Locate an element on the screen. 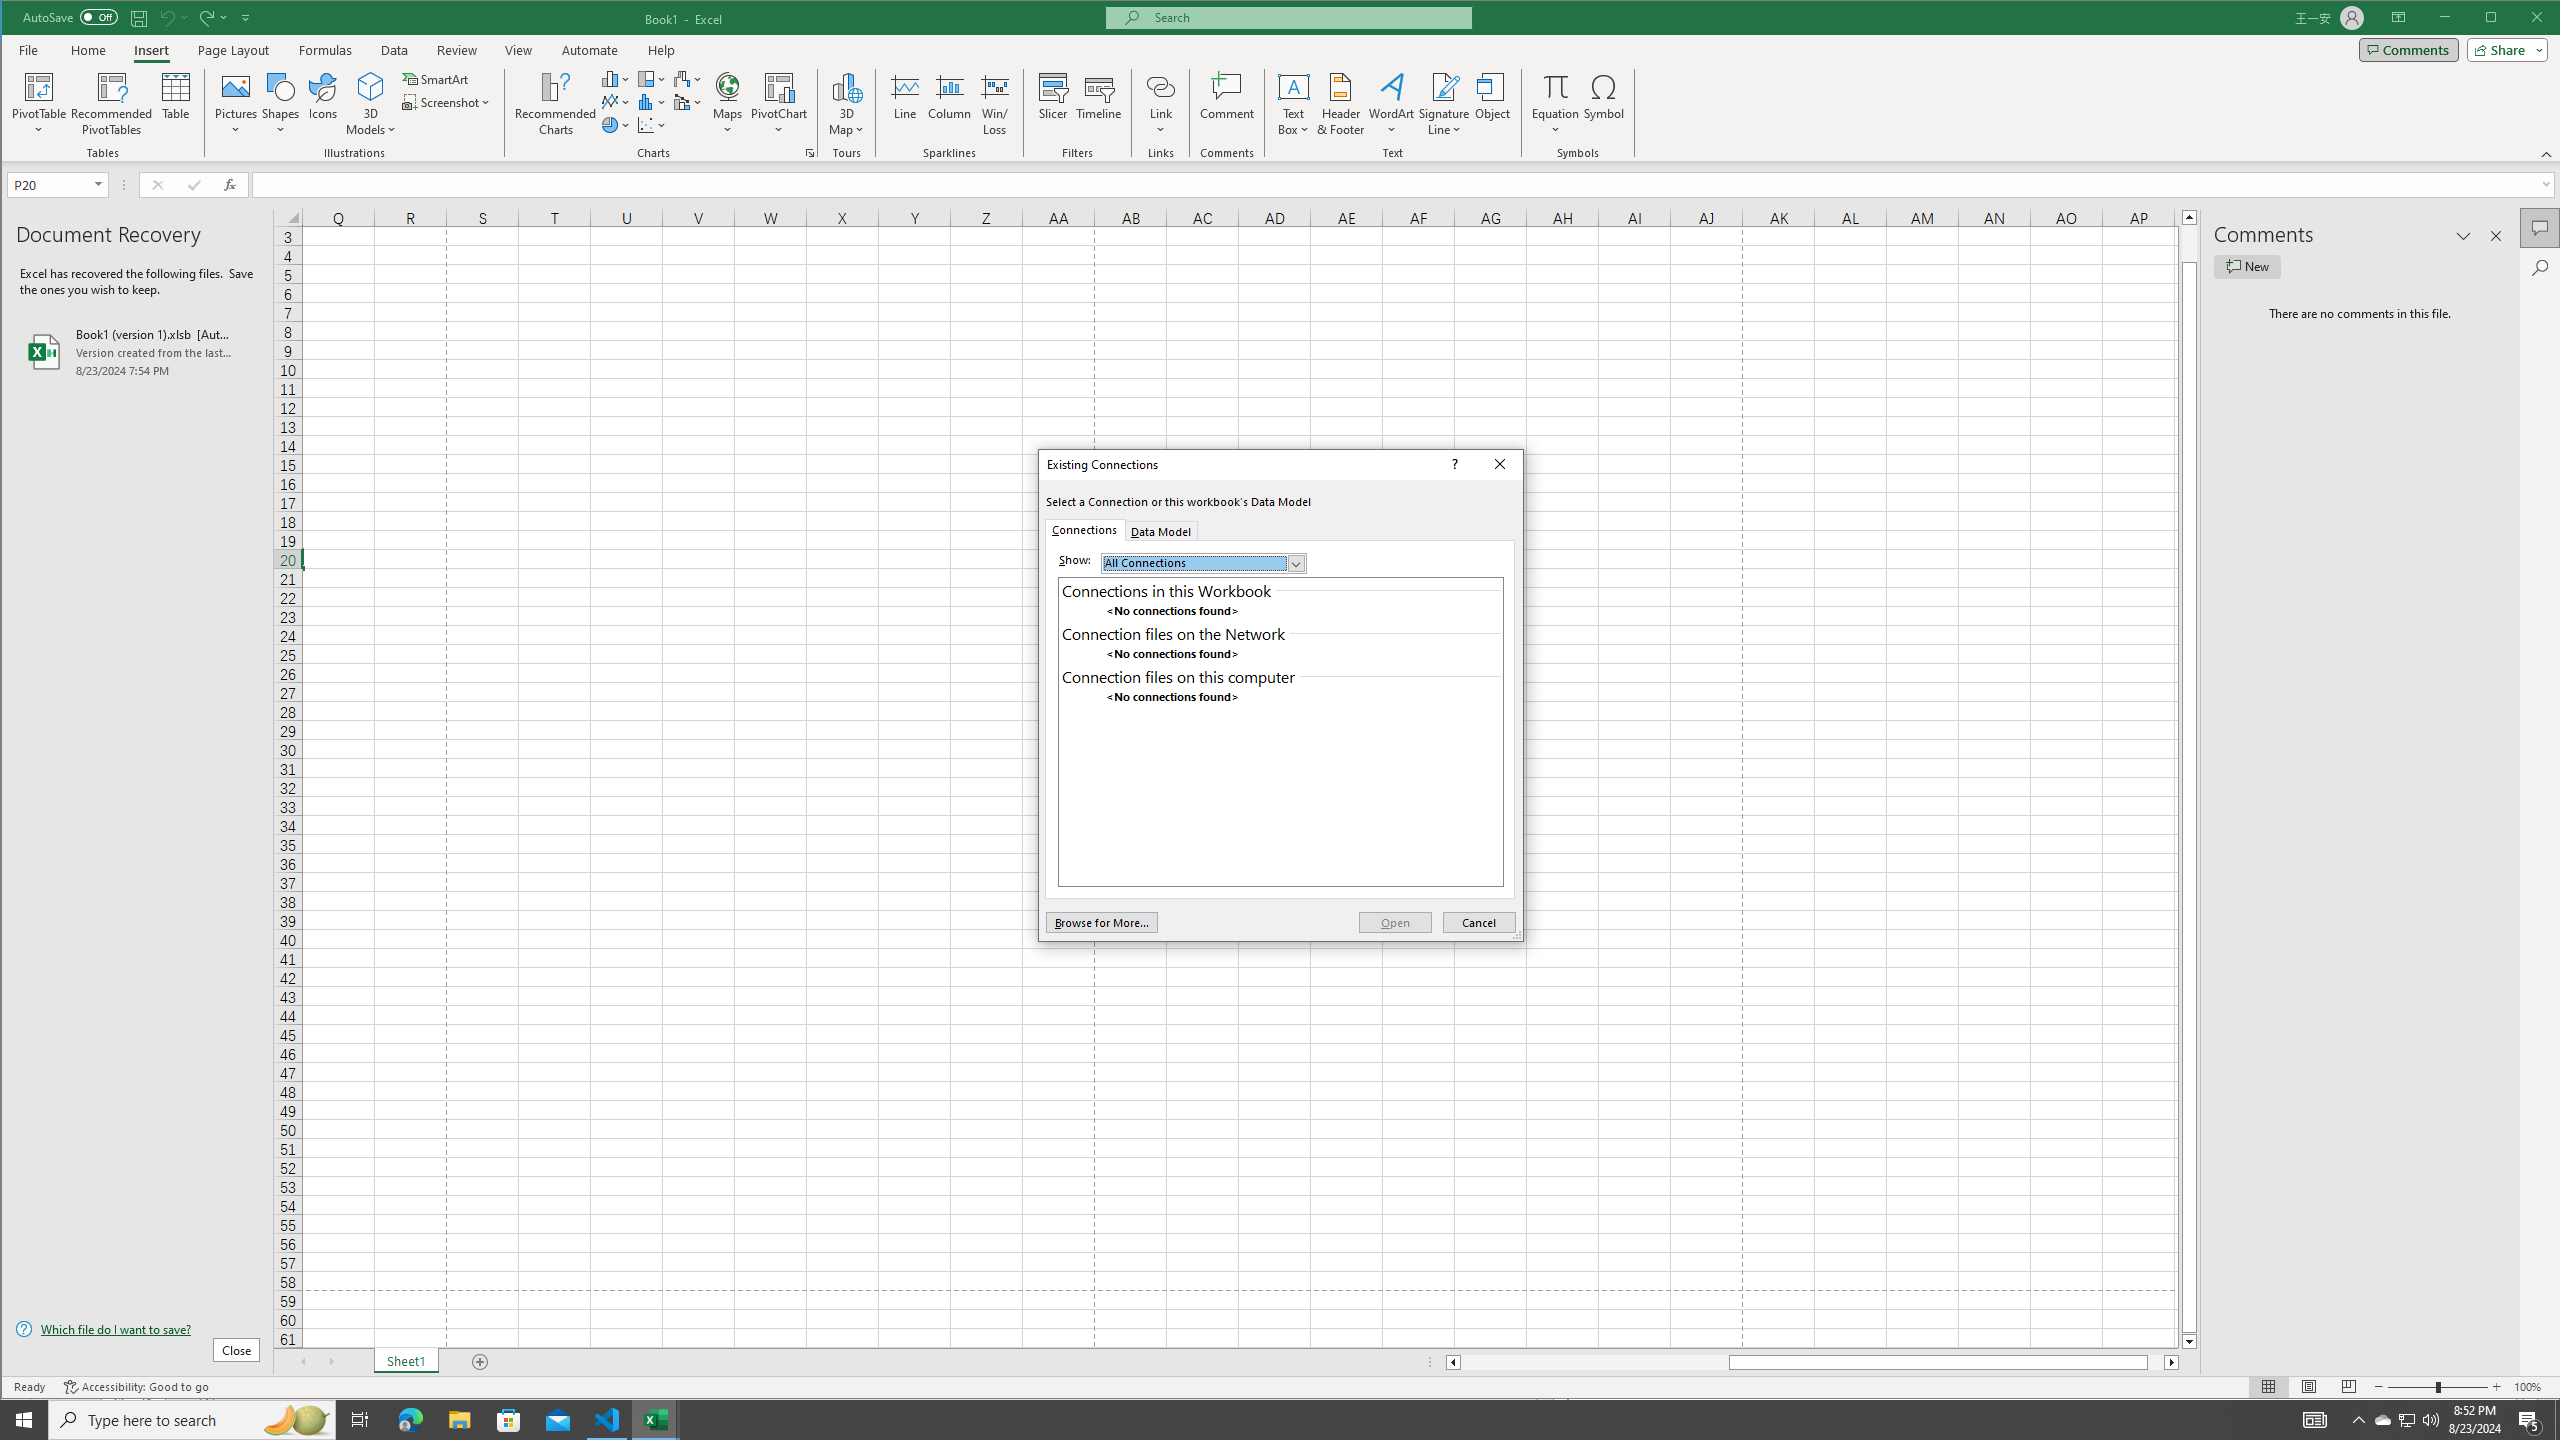 The image size is (2560, 1440). 'Header & Footer...' is located at coordinates (1341, 103).